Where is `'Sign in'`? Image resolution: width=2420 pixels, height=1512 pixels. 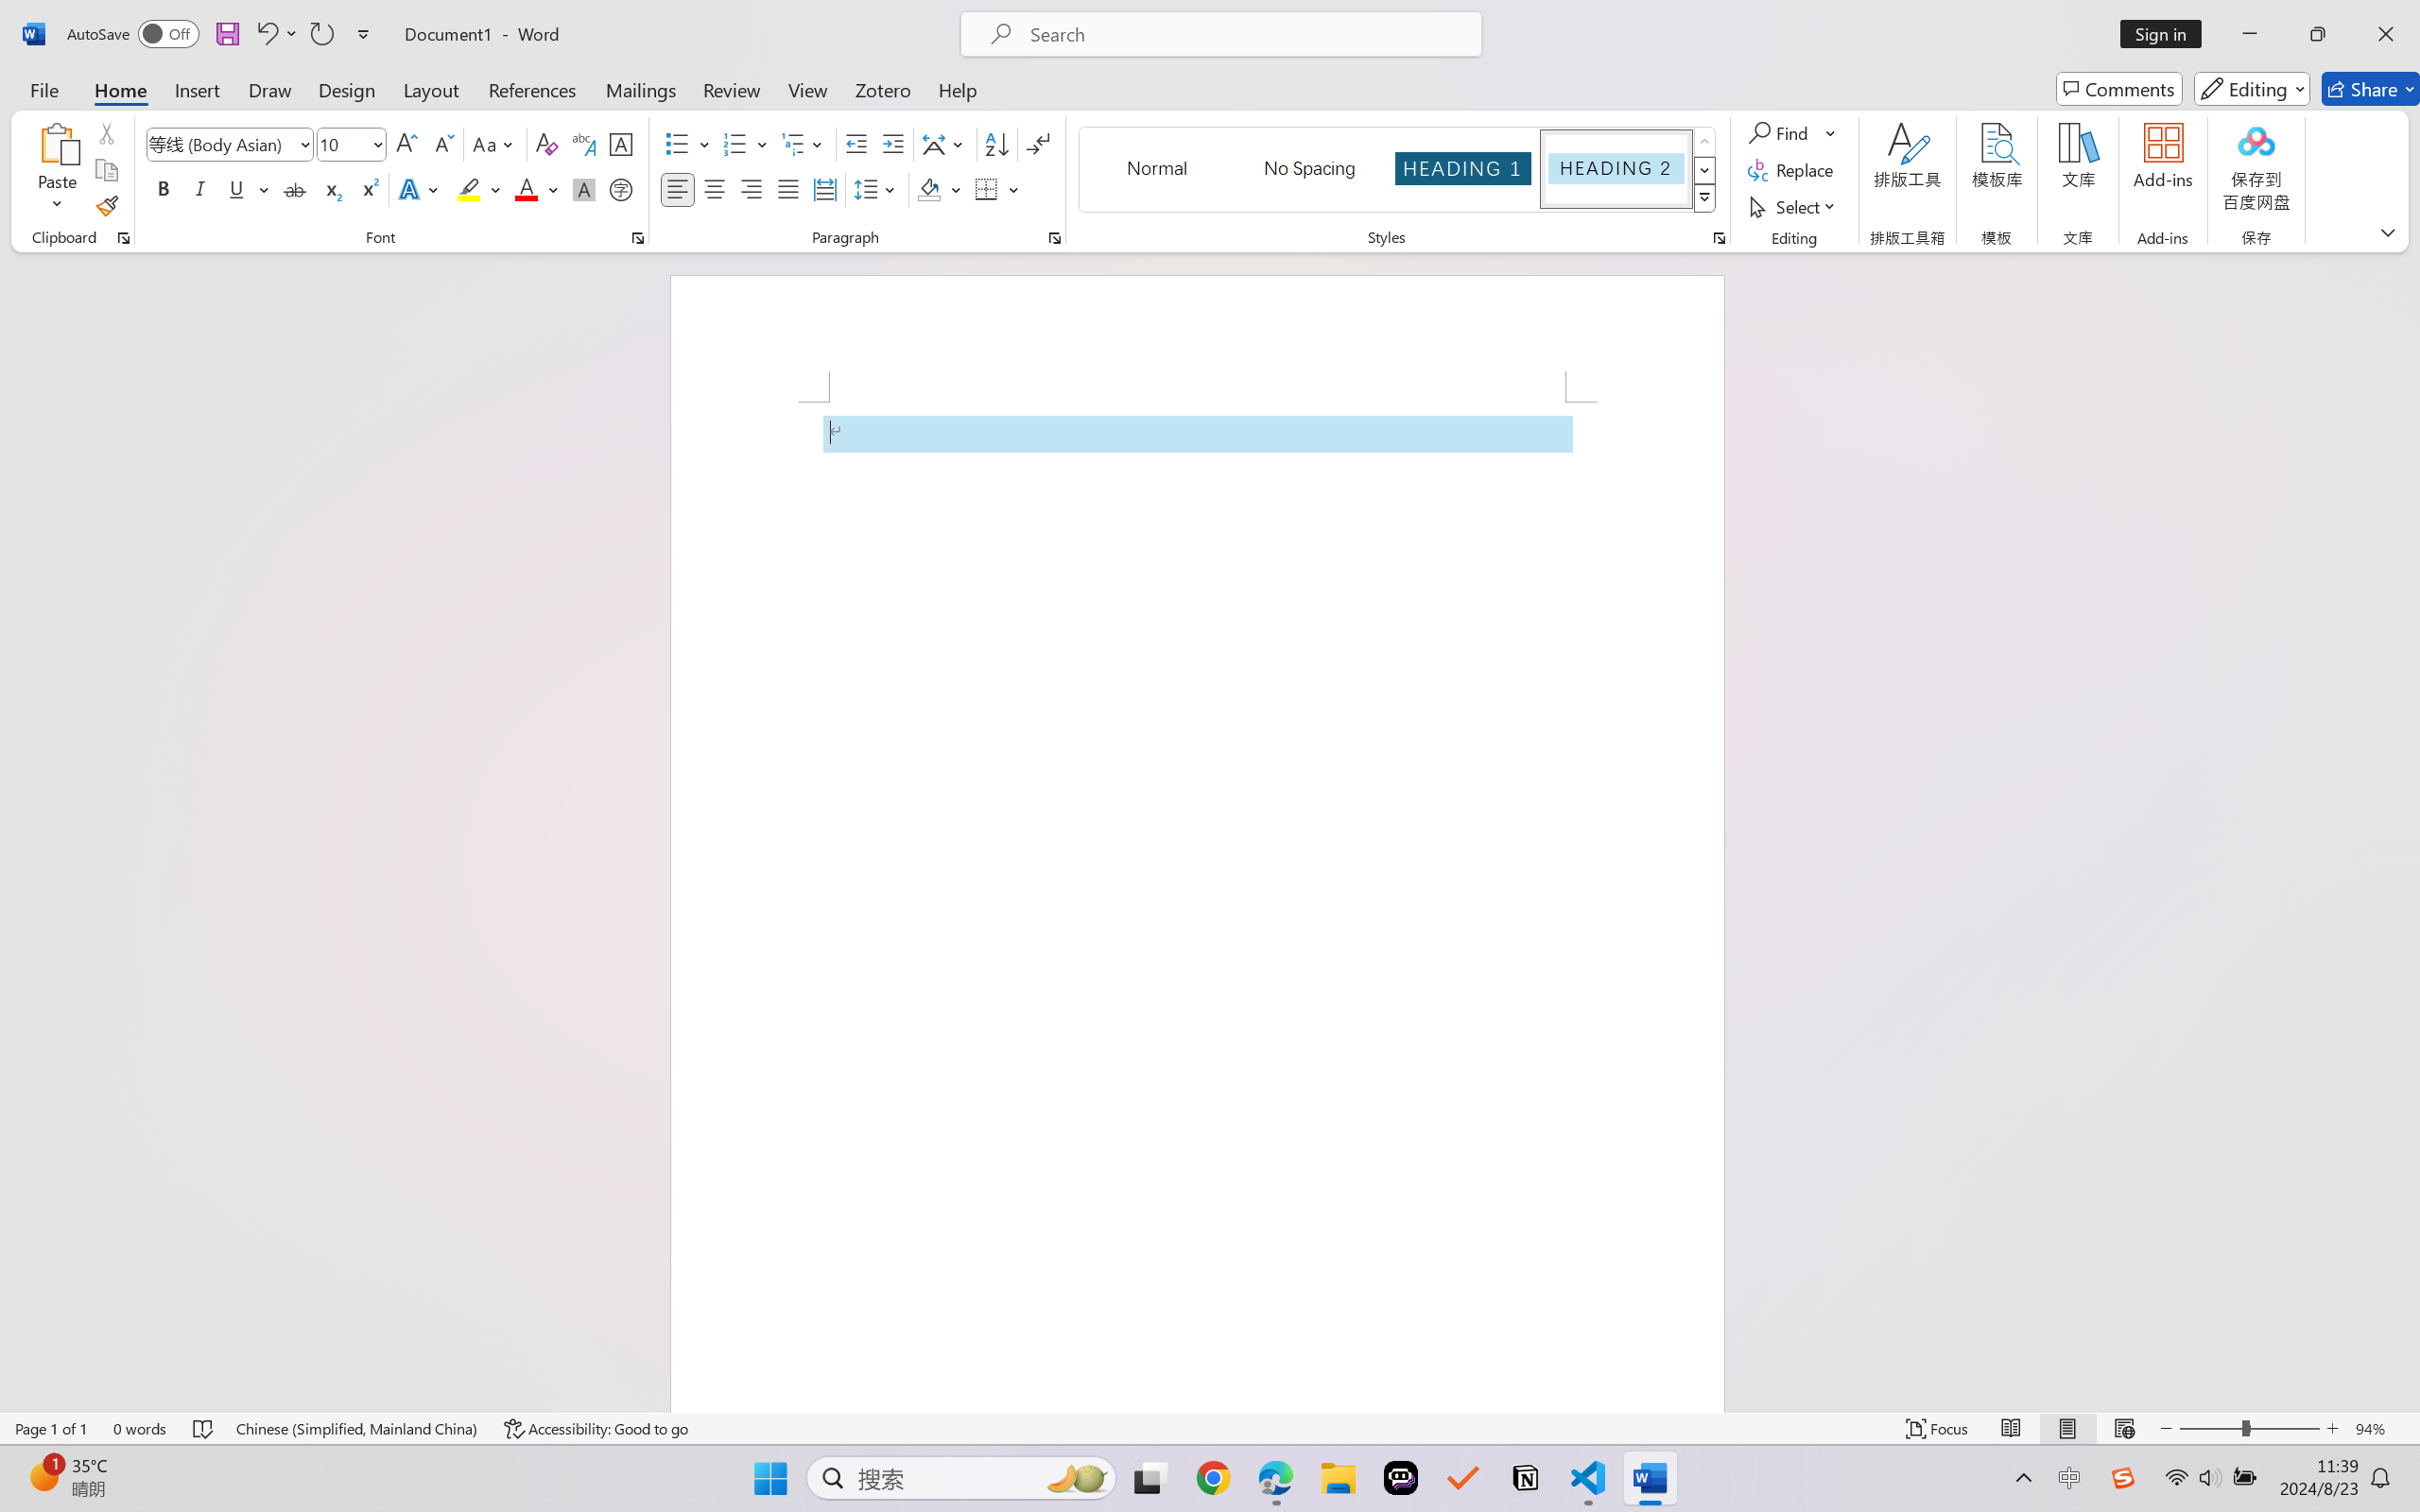 'Sign in' is located at coordinates (2168, 33).